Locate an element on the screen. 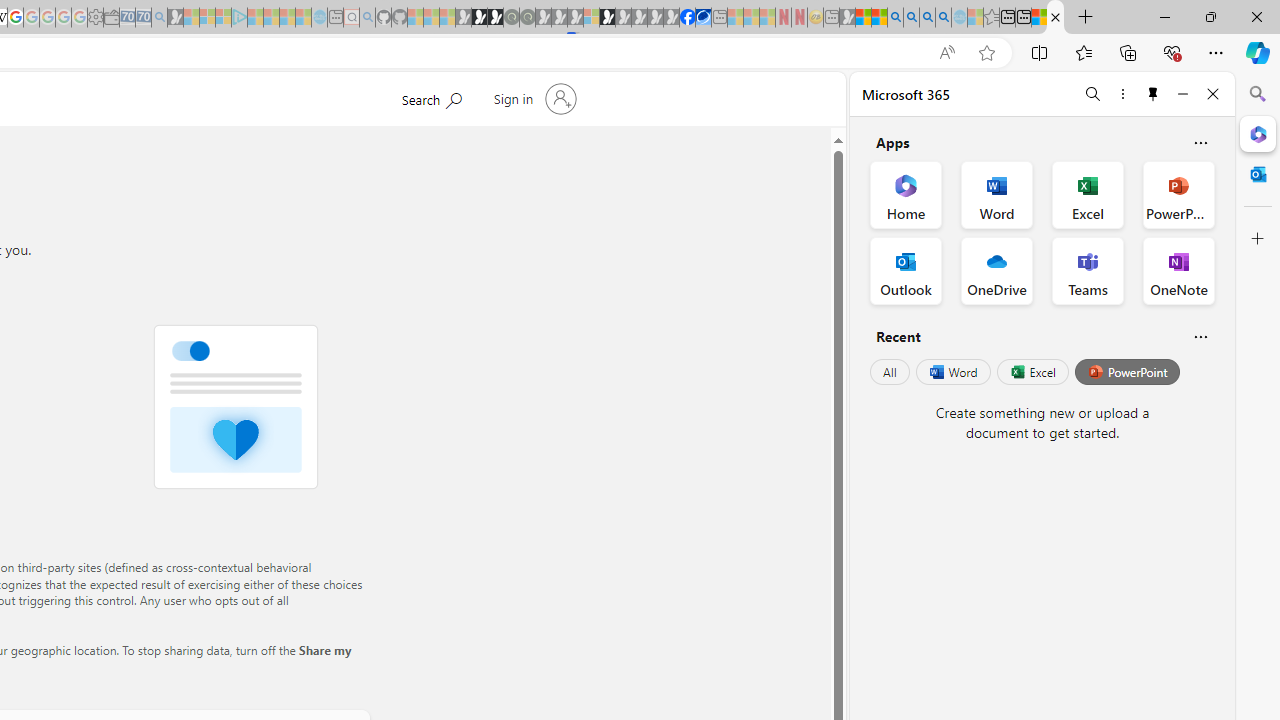 Image resolution: width=1280 pixels, height=720 pixels. 'github - Search - Sleeping' is located at coordinates (367, 17).